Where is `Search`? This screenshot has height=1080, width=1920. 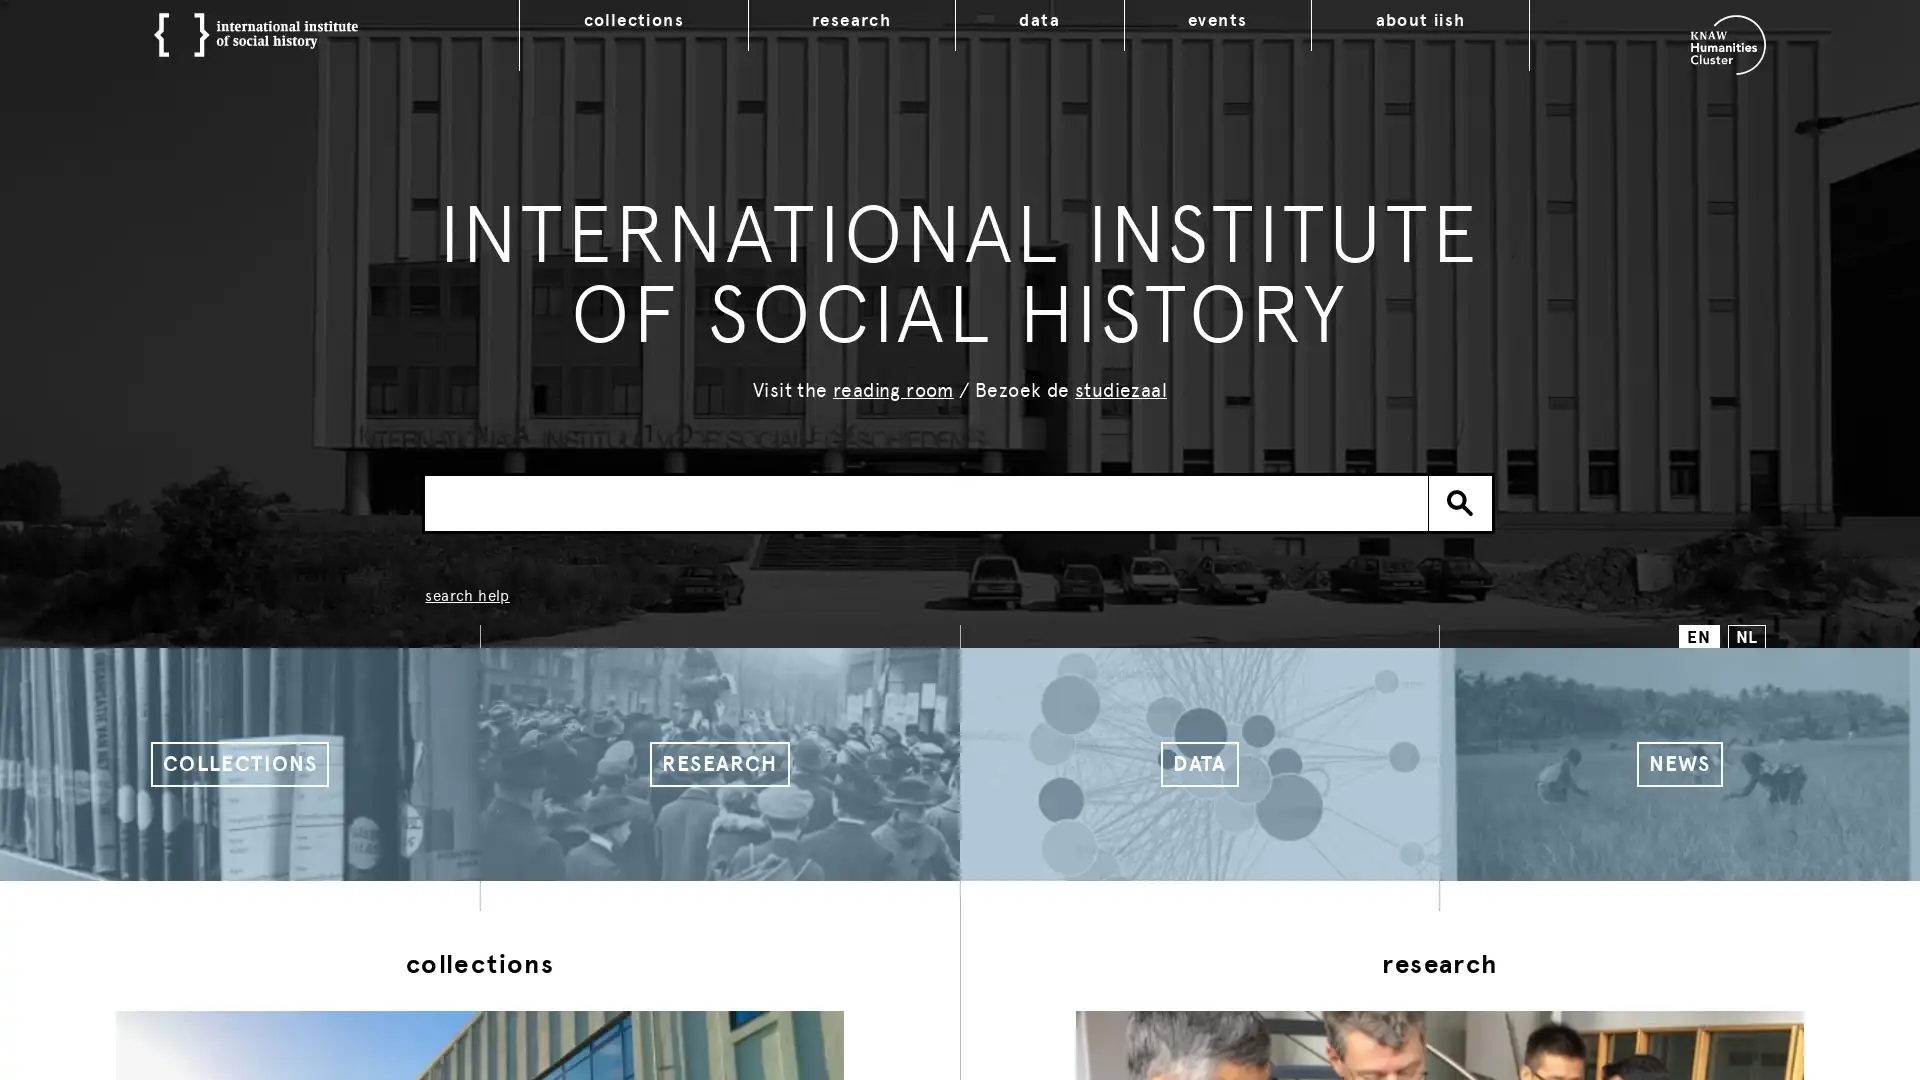 Search is located at coordinates (1460, 501).